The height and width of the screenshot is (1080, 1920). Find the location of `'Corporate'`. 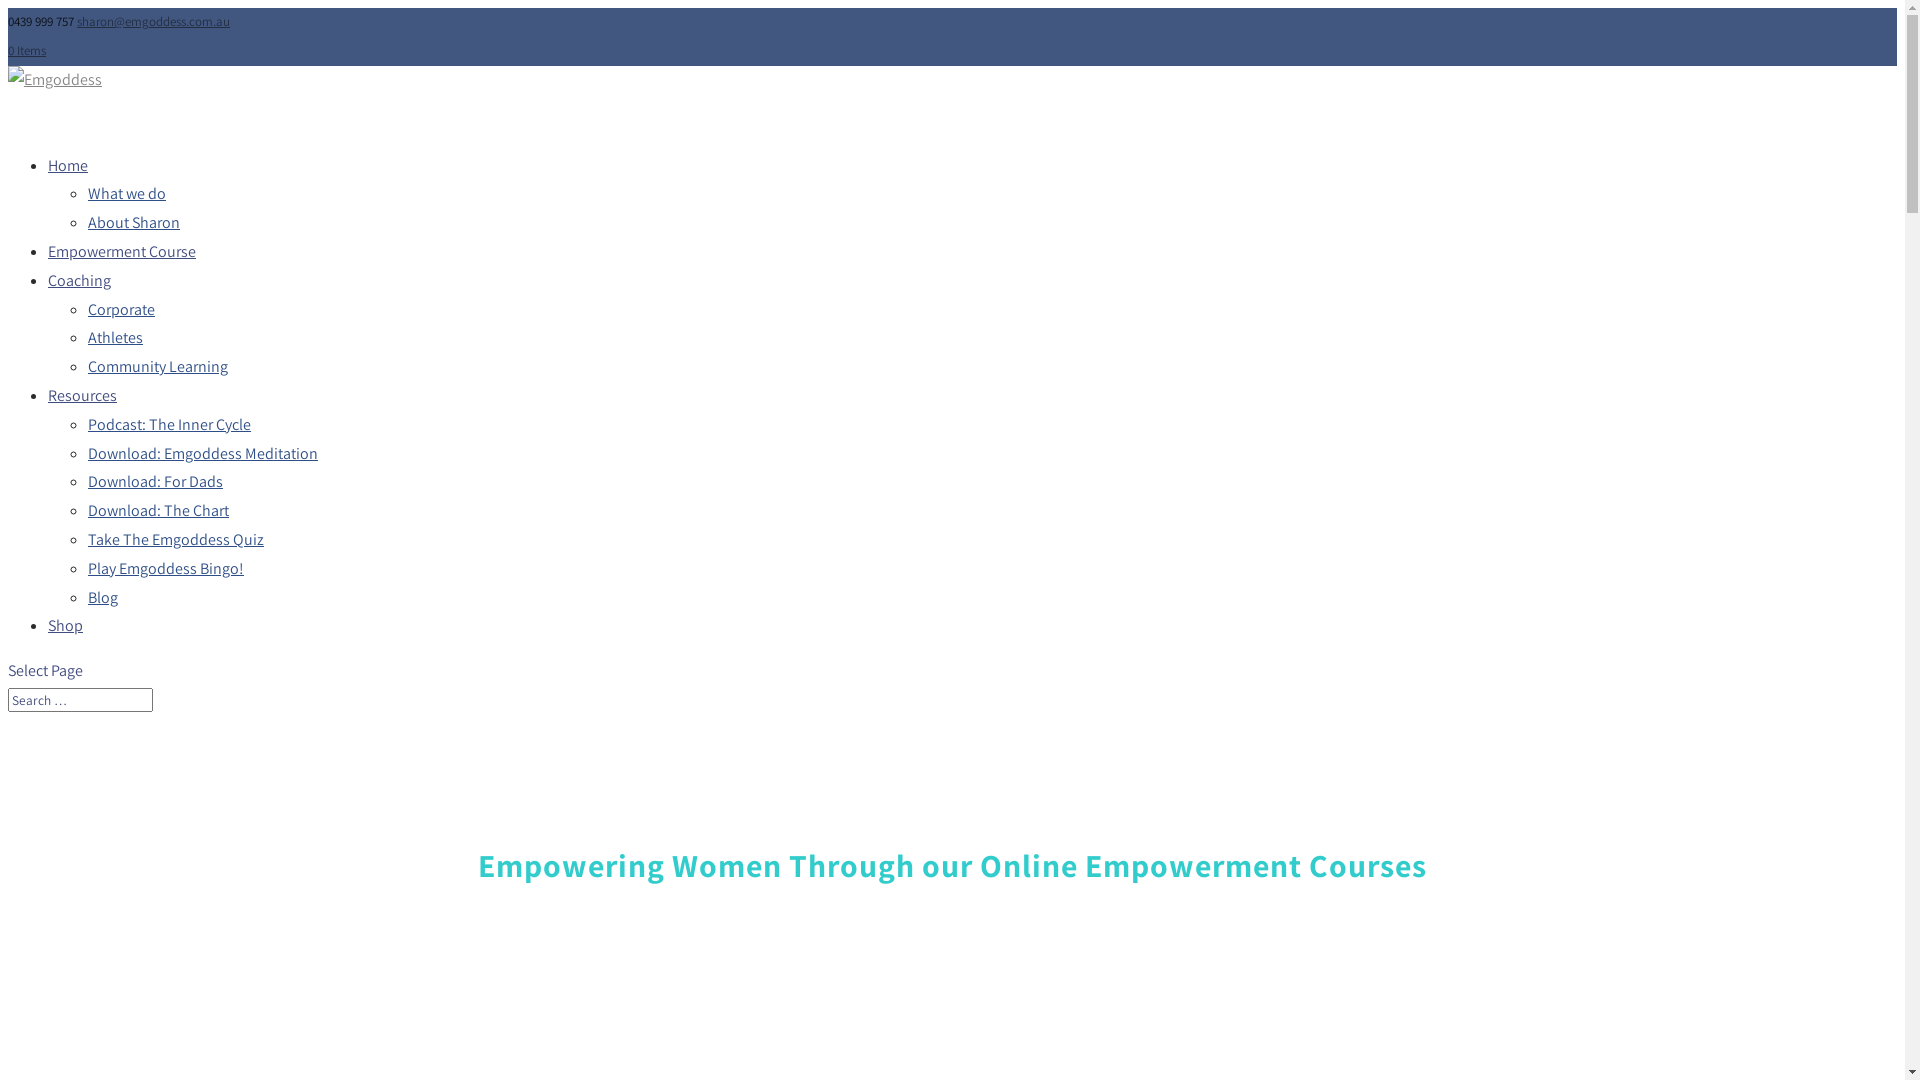

'Corporate' is located at coordinates (120, 309).